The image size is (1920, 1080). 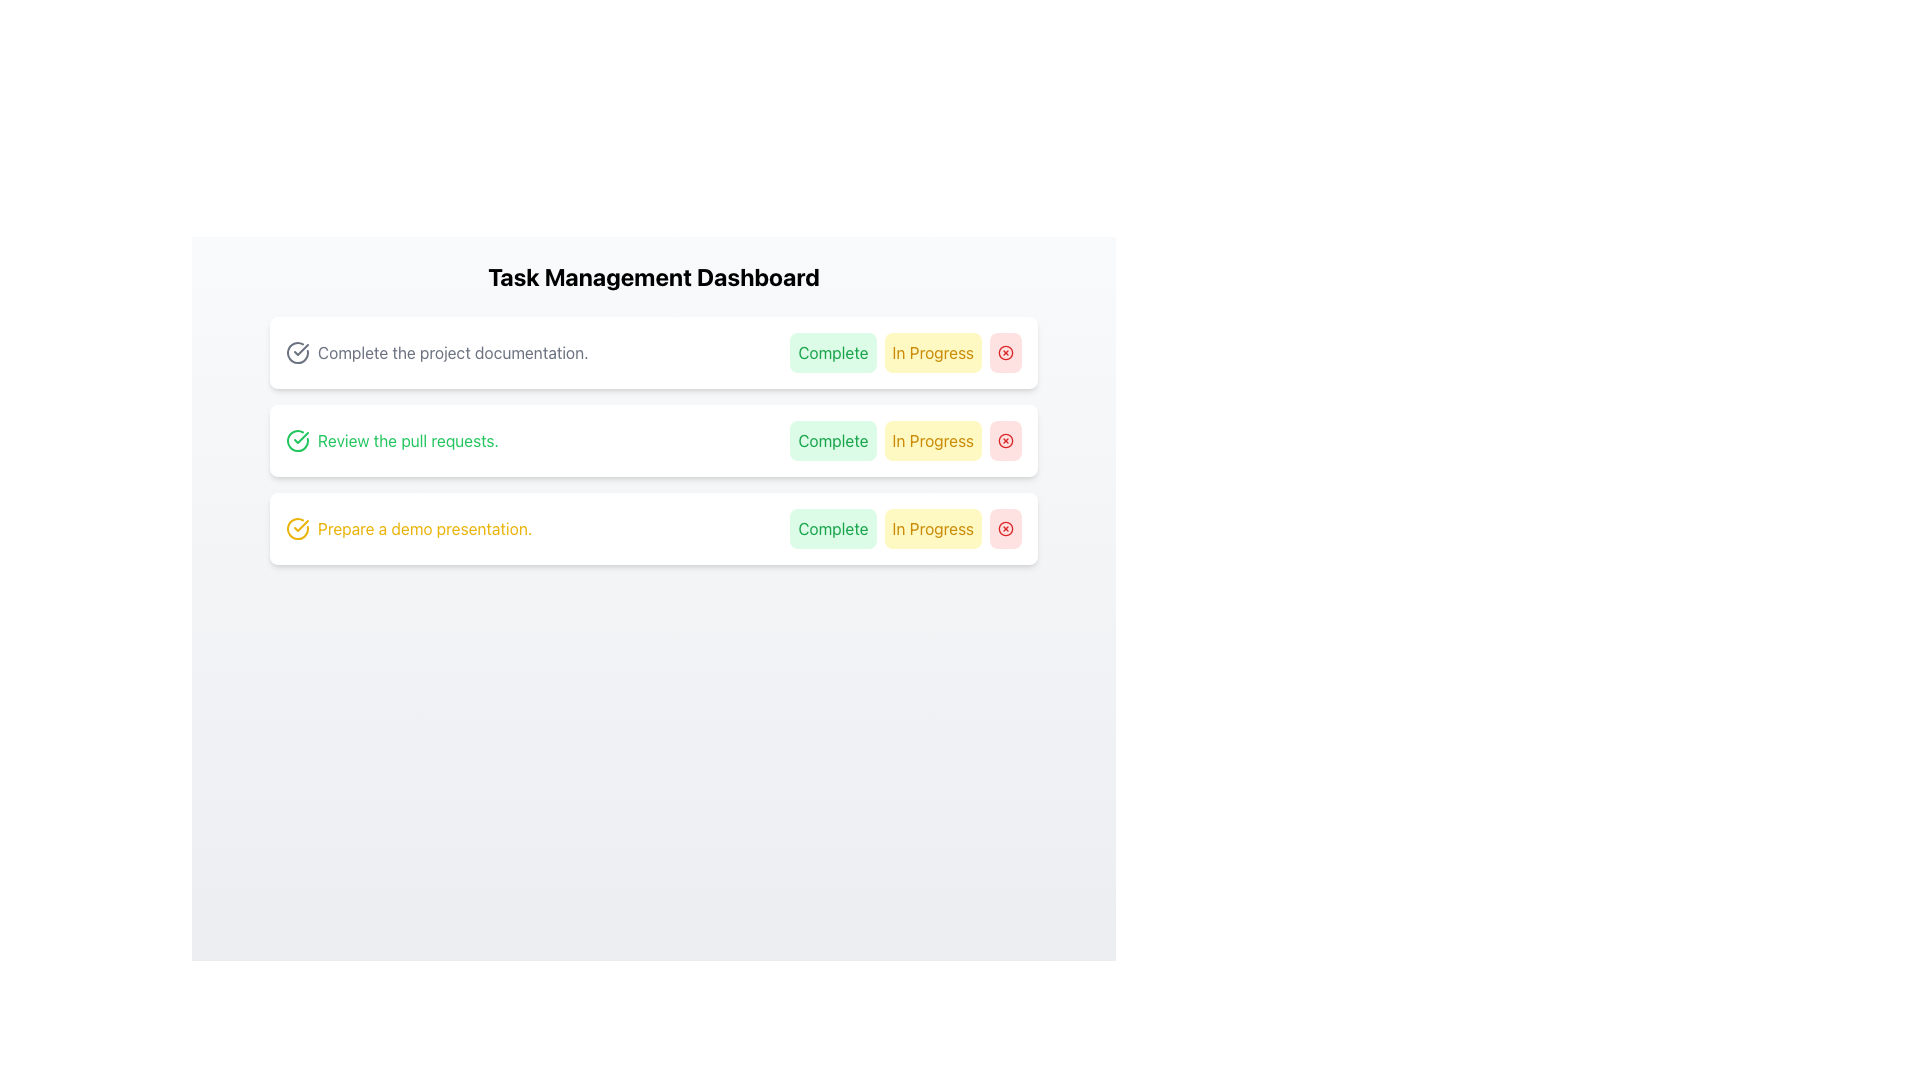 What do you see at coordinates (1006, 527) in the screenshot?
I see `the outlined circular graphical icon located at the far right of the third task item row in the task management dashboard` at bounding box center [1006, 527].